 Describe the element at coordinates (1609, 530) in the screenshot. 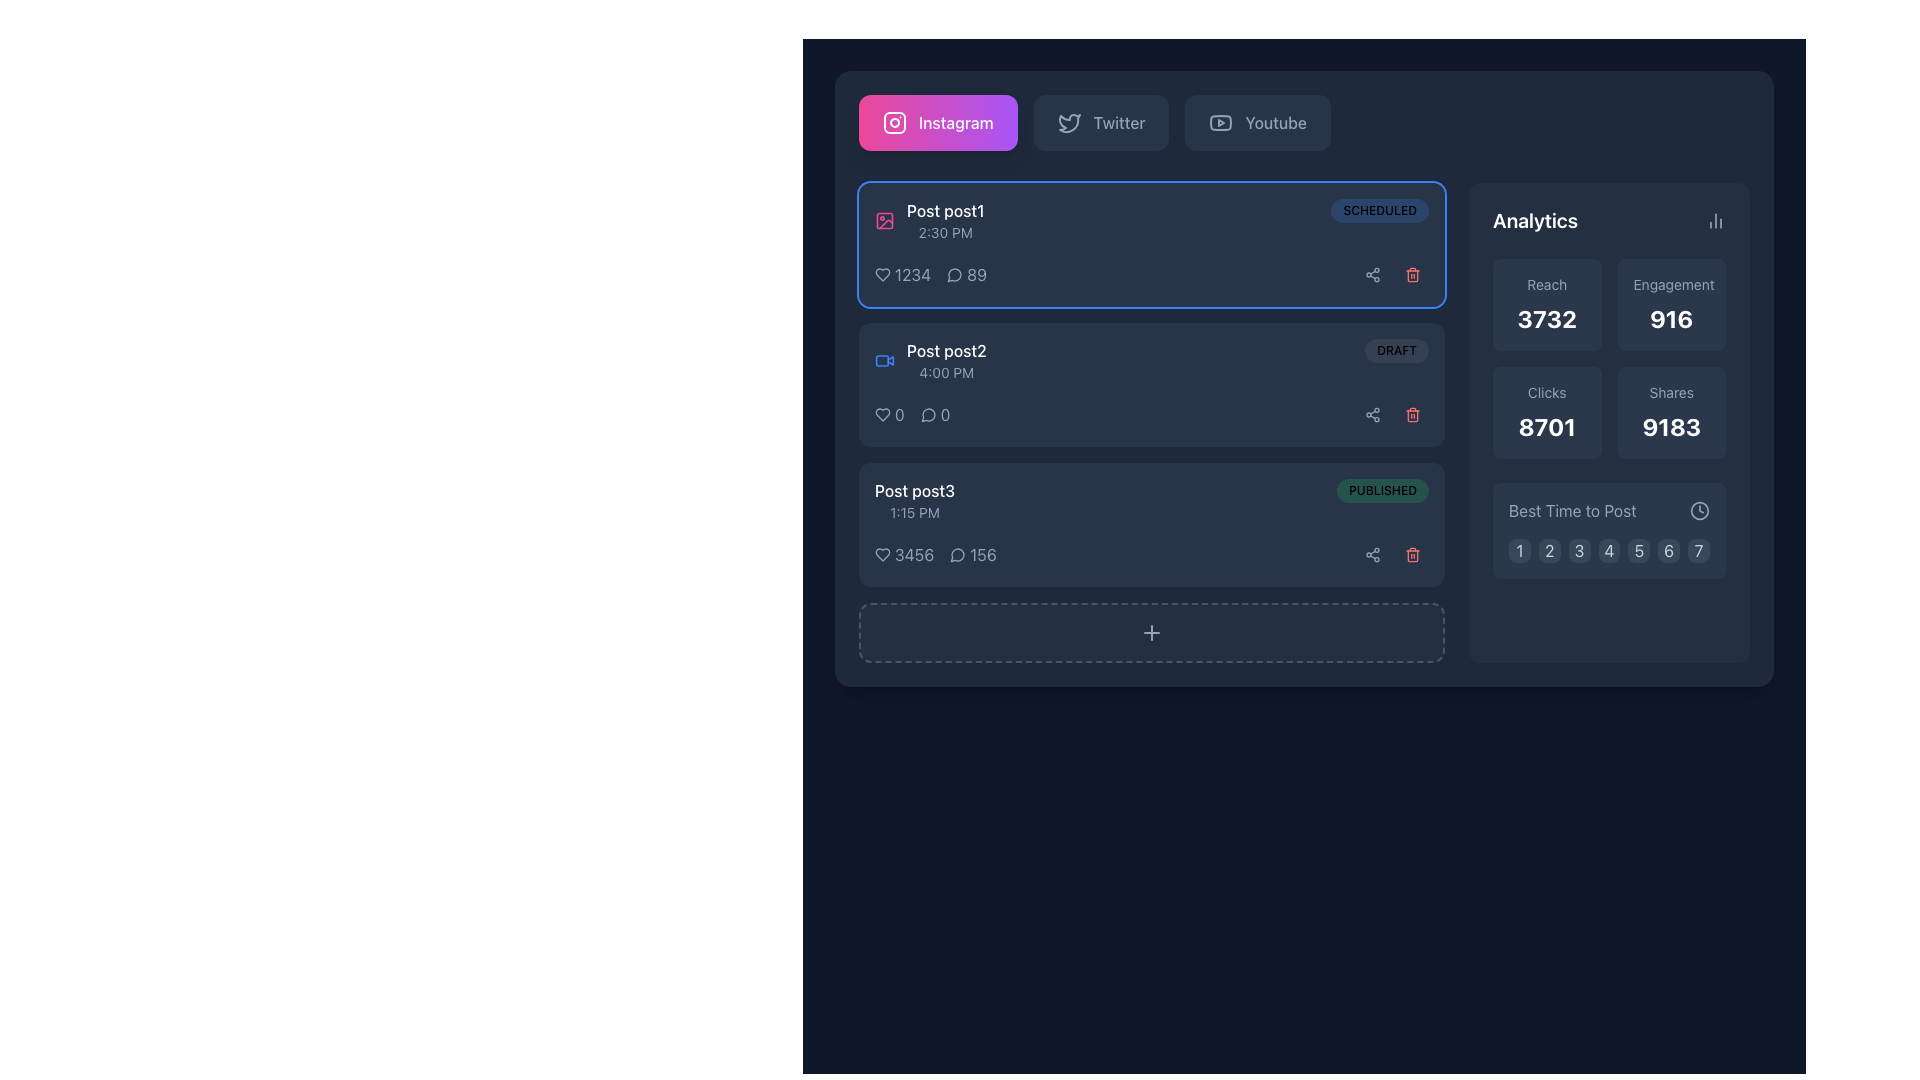

I see `one of the number buttons (1 to 7) in the 'Best Time to Post' interactive panel located in the Analytics section` at that location.